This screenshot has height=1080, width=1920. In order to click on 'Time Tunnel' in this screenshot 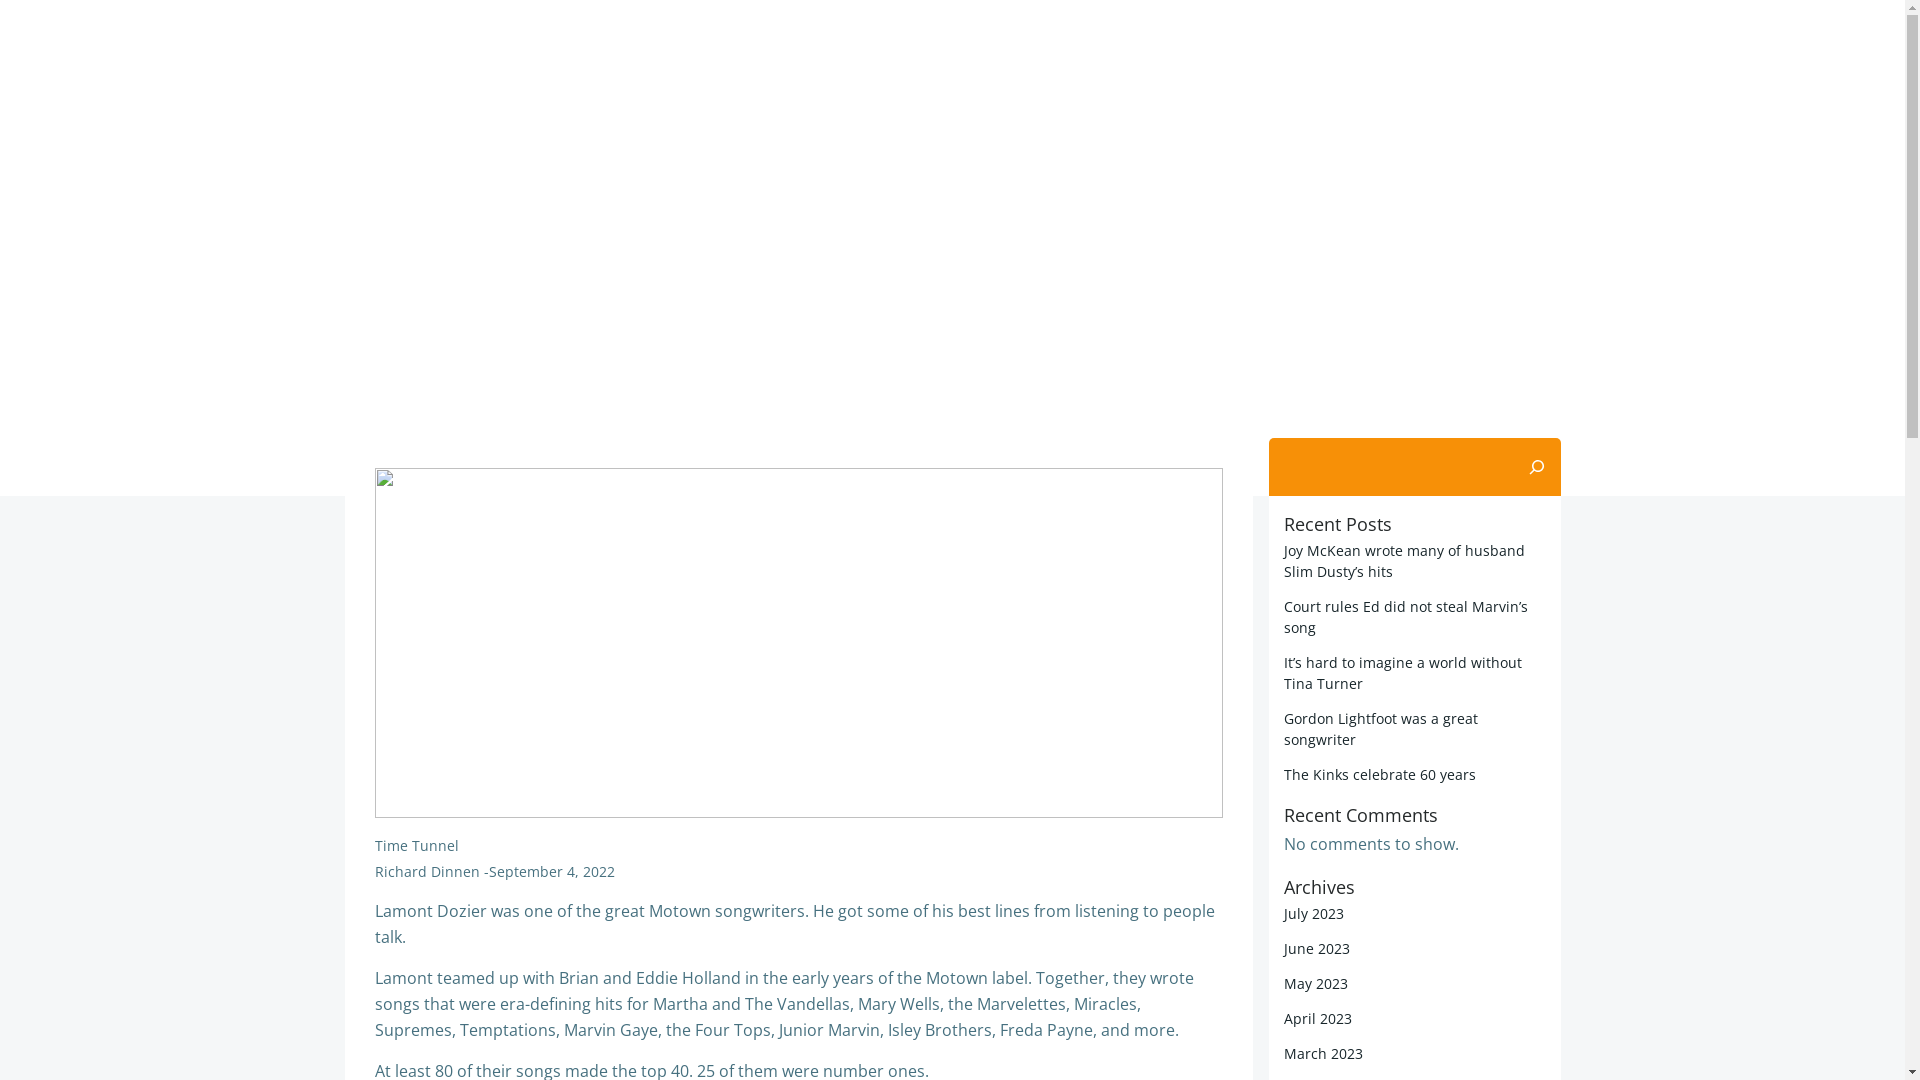, I will do `click(415, 845)`.